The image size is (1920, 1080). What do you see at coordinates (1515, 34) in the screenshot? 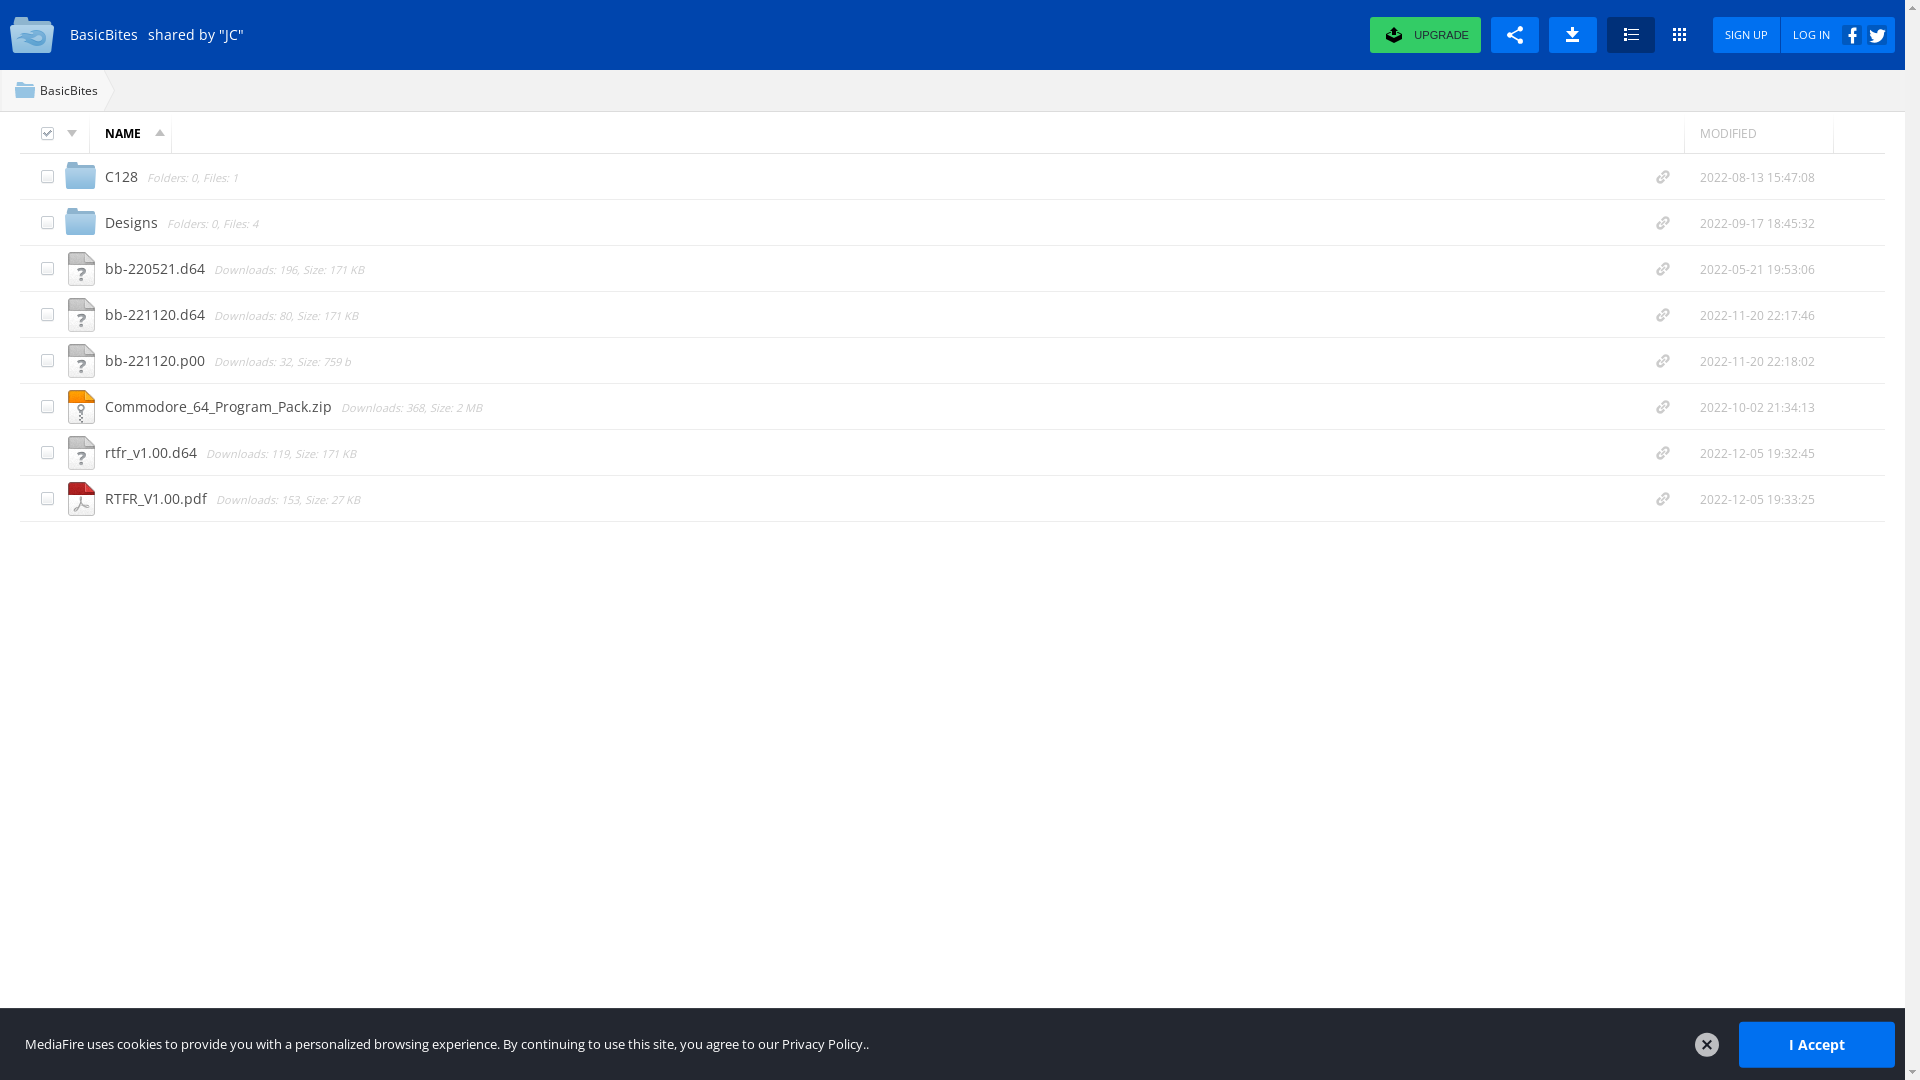
I see `'Share folder'` at bounding box center [1515, 34].